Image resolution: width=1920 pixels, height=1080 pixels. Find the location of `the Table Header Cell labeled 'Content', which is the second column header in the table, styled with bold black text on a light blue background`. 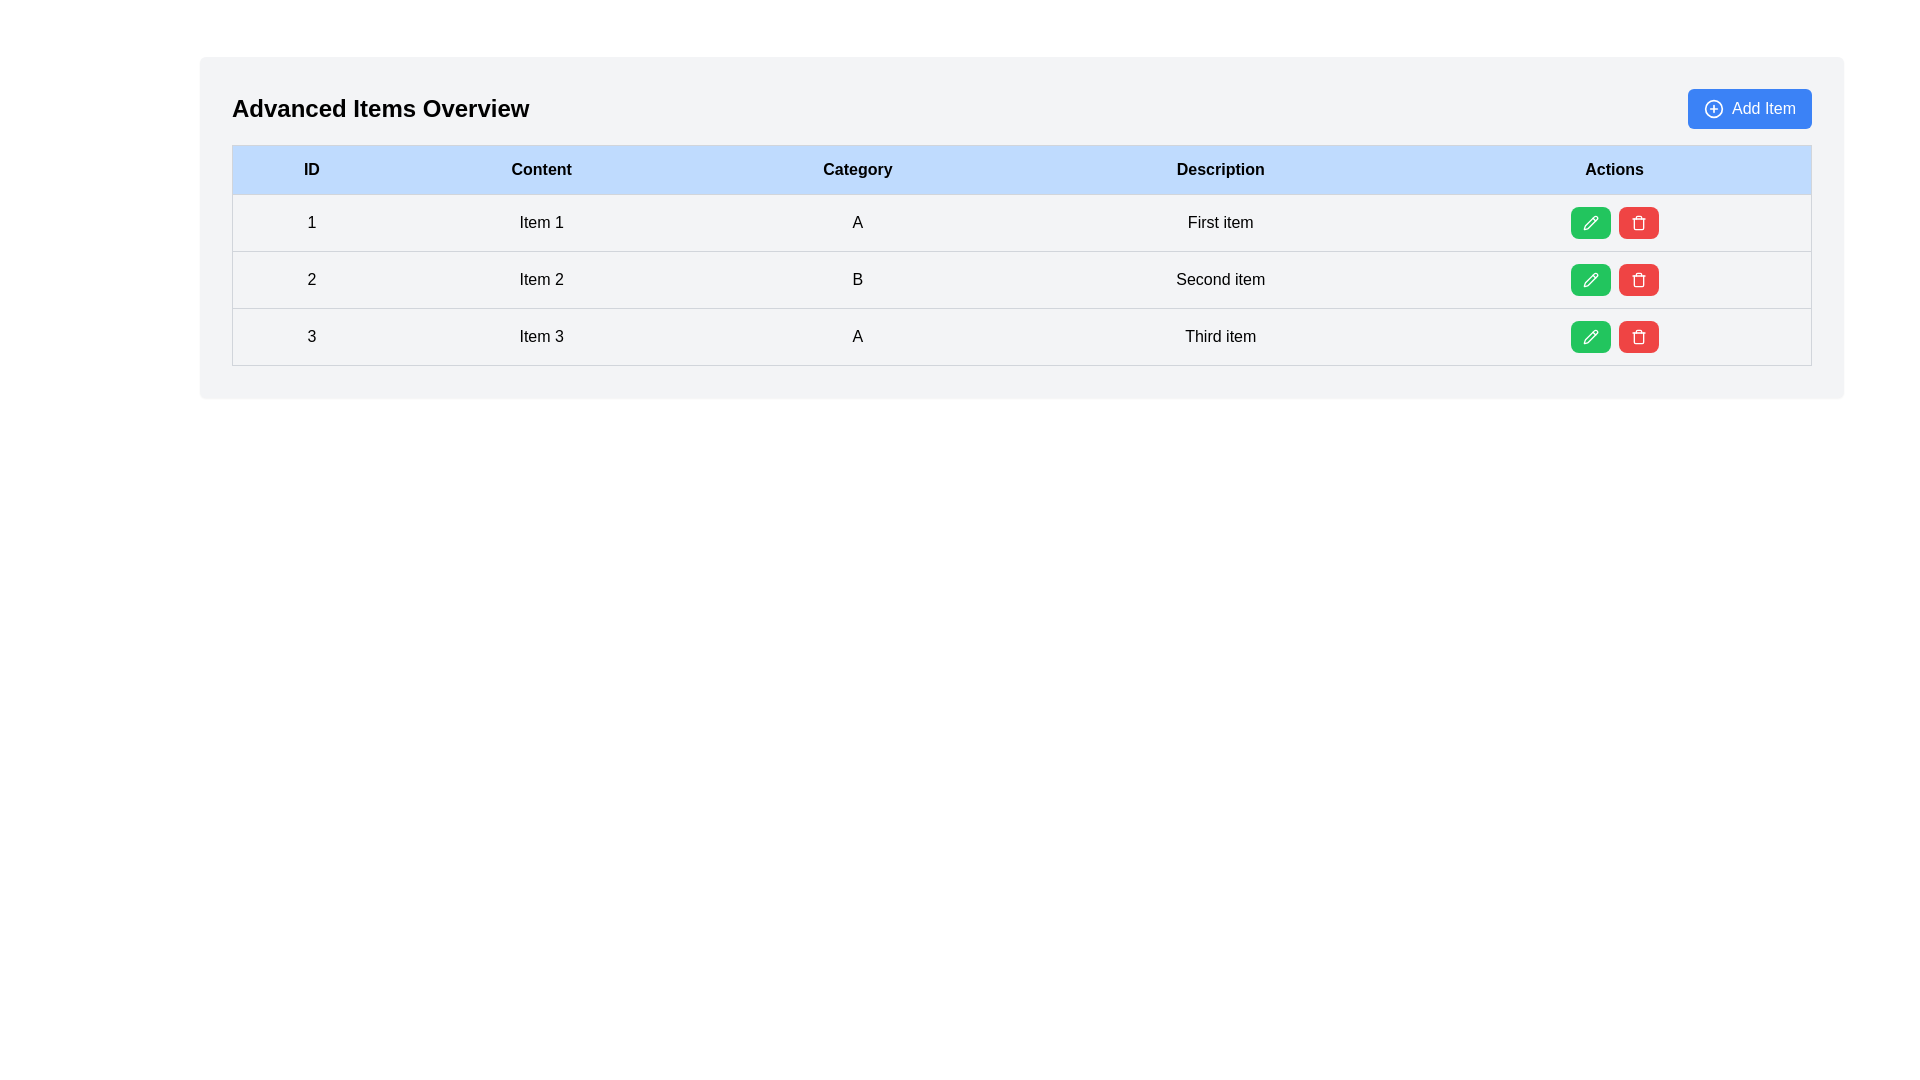

the Table Header Cell labeled 'Content', which is the second column header in the table, styled with bold black text on a light blue background is located at coordinates (541, 168).